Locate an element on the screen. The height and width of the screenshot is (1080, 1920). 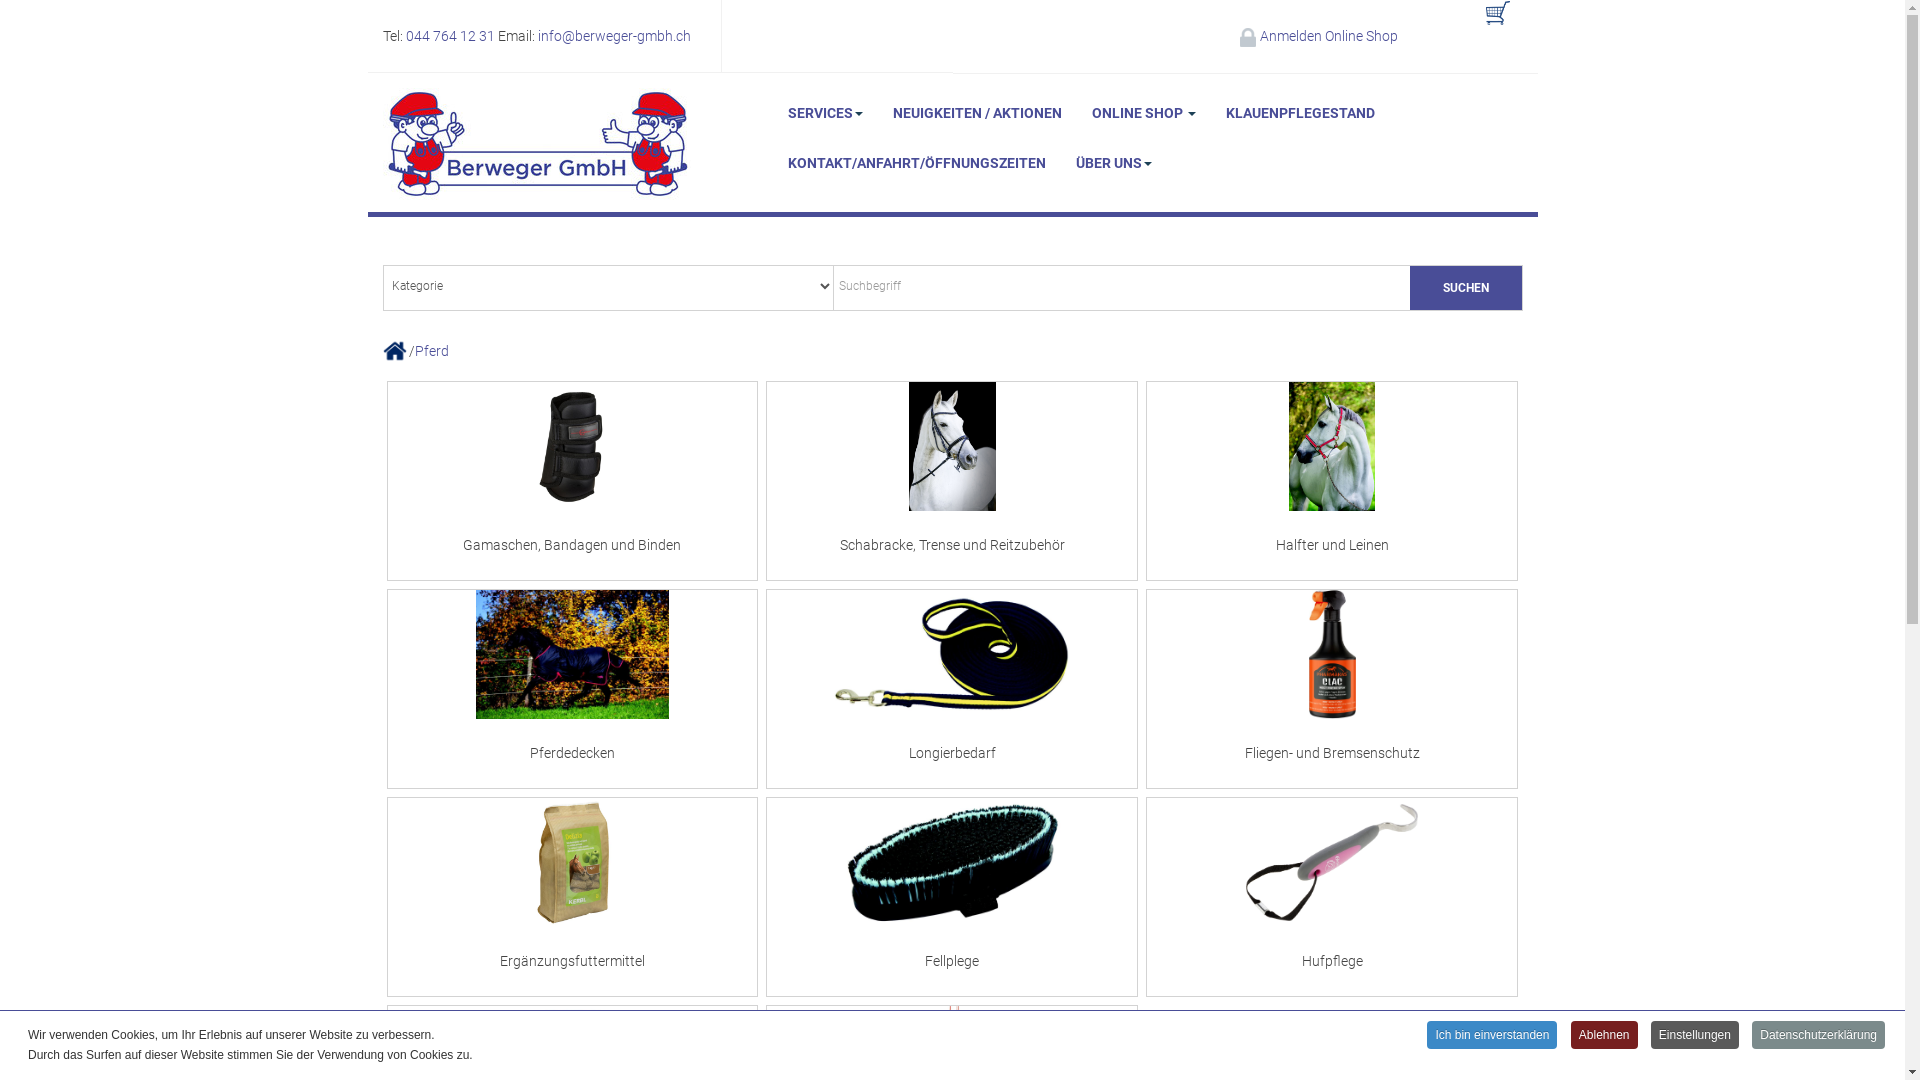
' ' is located at coordinates (1468, 24).